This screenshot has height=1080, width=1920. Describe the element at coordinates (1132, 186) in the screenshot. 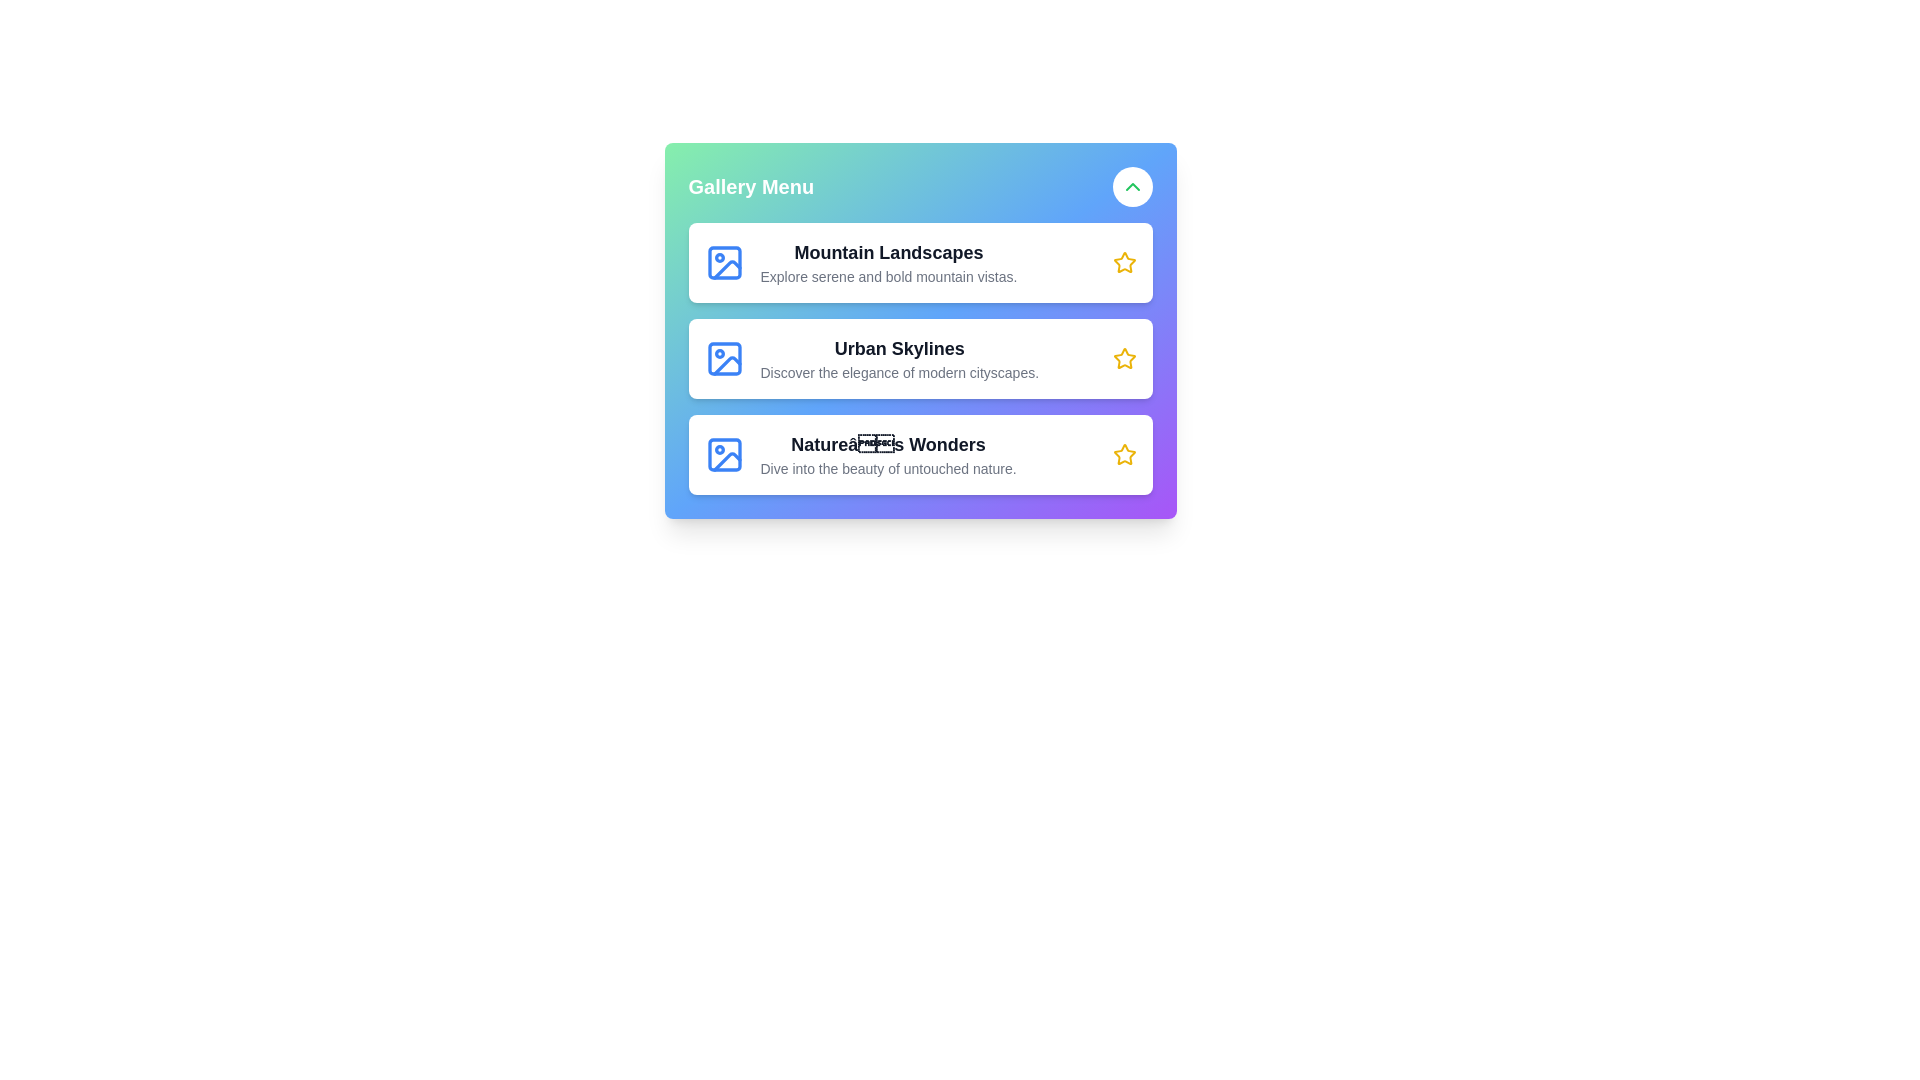

I see `button with the up/down chevron to toggle the visibility of the menu` at that location.